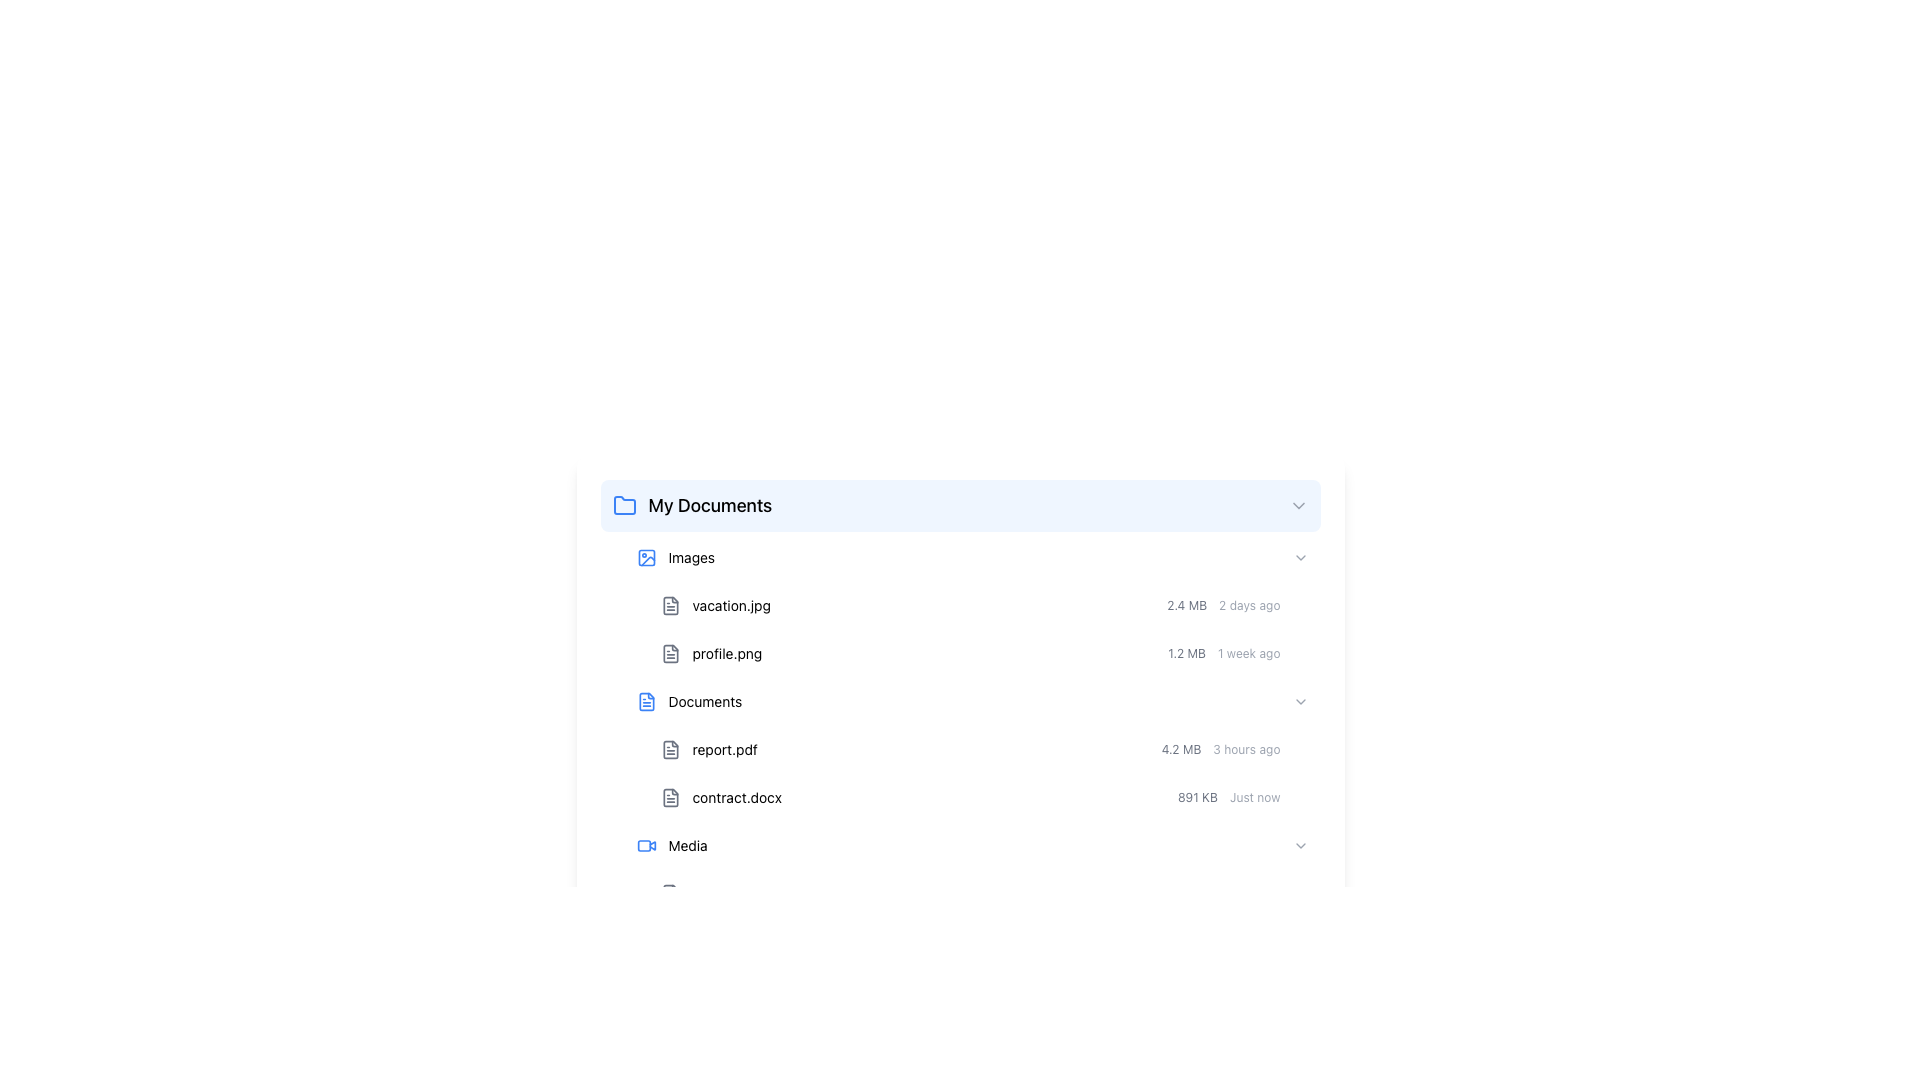  Describe the element at coordinates (709, 749) in the screenshot. I see `the text label displaying 'report.pdf' alongside the document icon located at the top-left section of the document listing under the 'Documents' category` at that location.